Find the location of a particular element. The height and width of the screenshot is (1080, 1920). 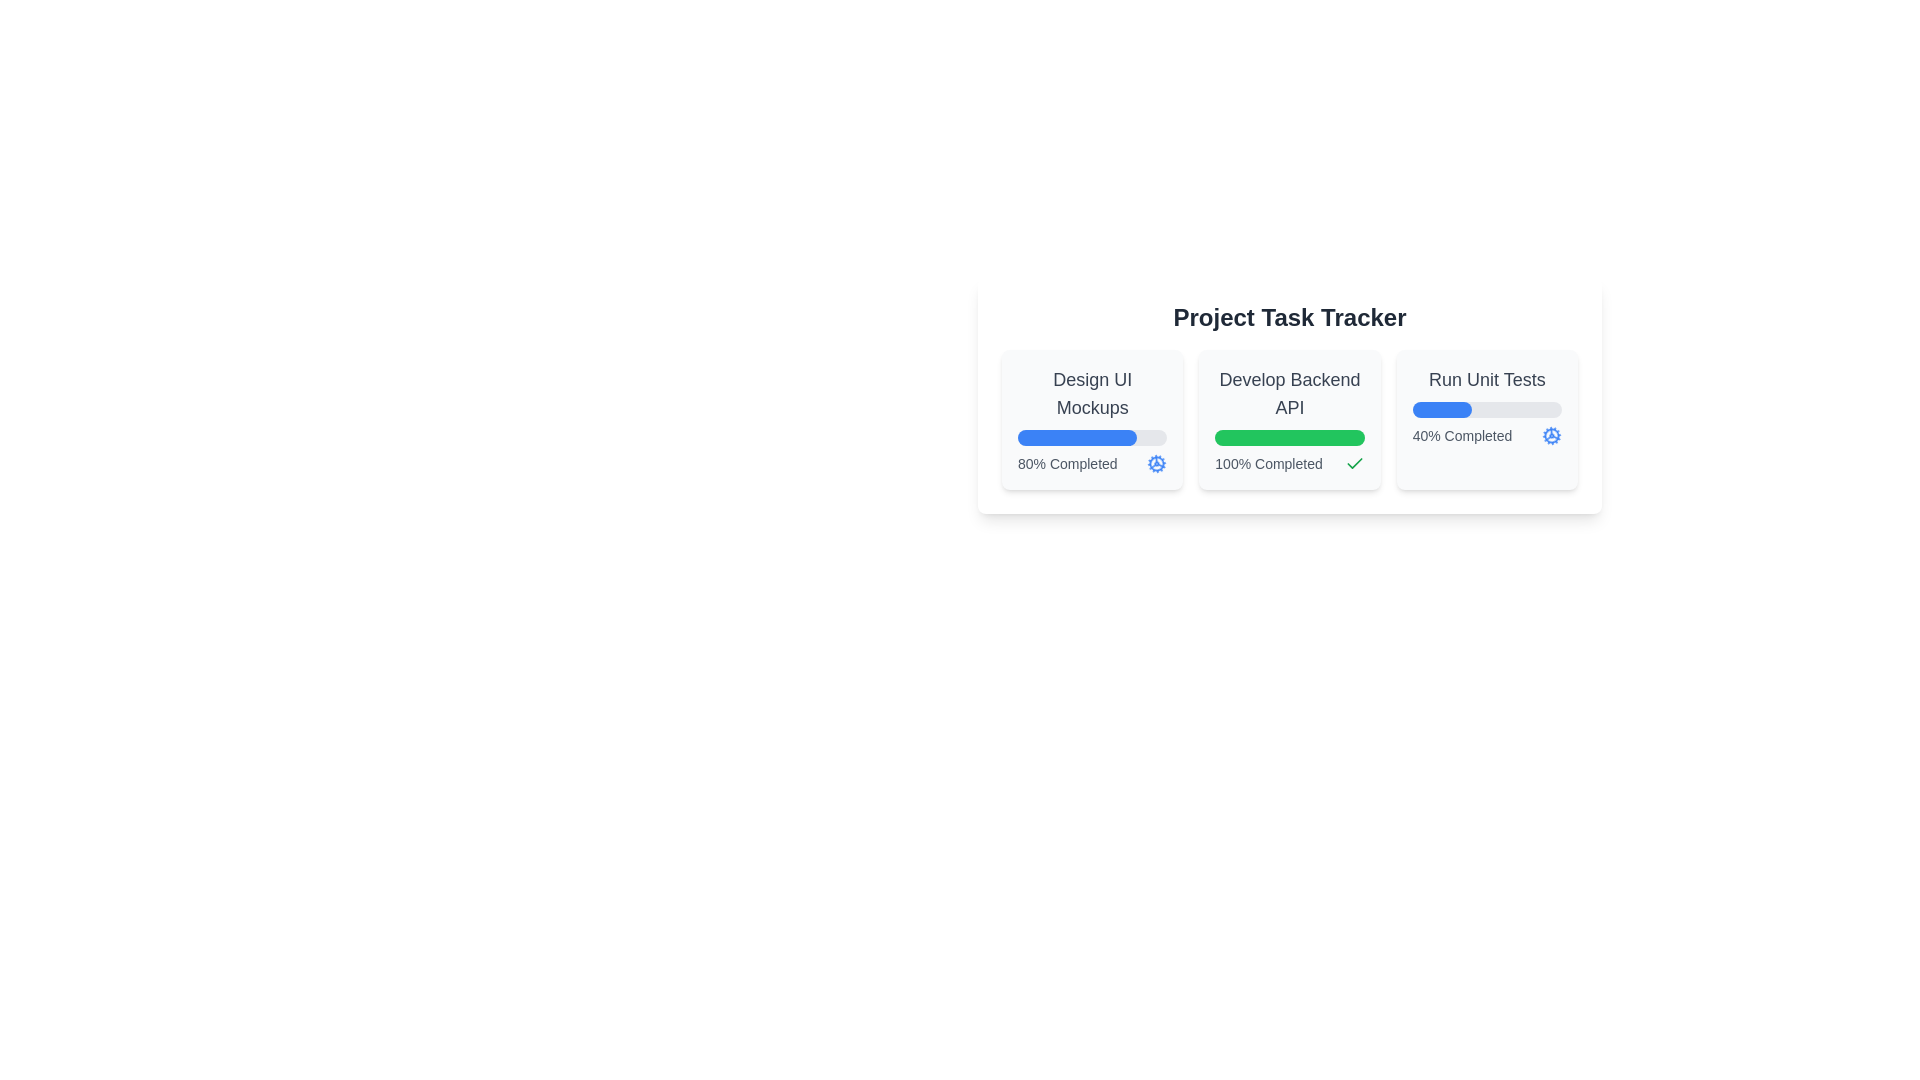

the blue spinning cogwheel loading spinner icon located in the '80% Completed' section of the 'Design UI Mockups' card, positioned to the right of the text '80% Completed' is located at coordinates (1157, 463).